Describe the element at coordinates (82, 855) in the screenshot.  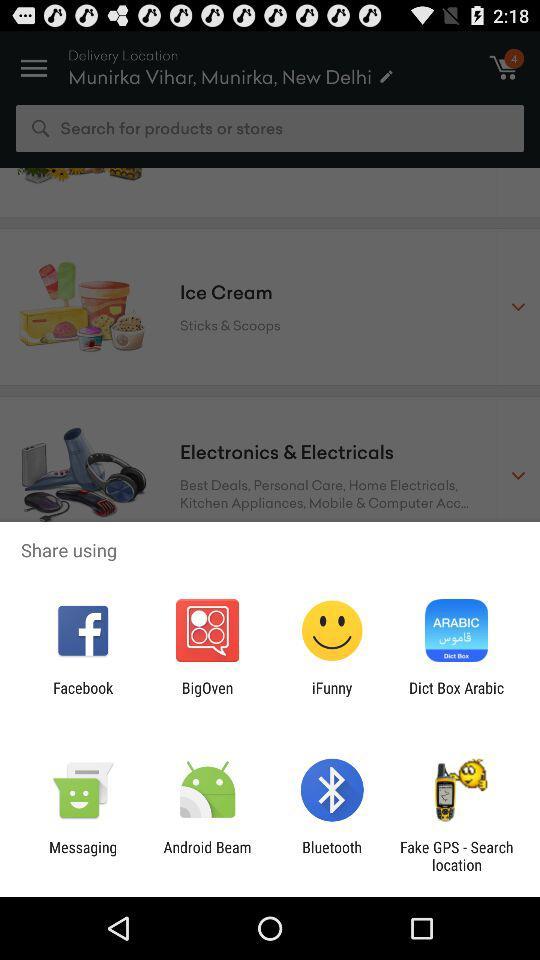
I see `the app to the left of the android beam icon` at that location.